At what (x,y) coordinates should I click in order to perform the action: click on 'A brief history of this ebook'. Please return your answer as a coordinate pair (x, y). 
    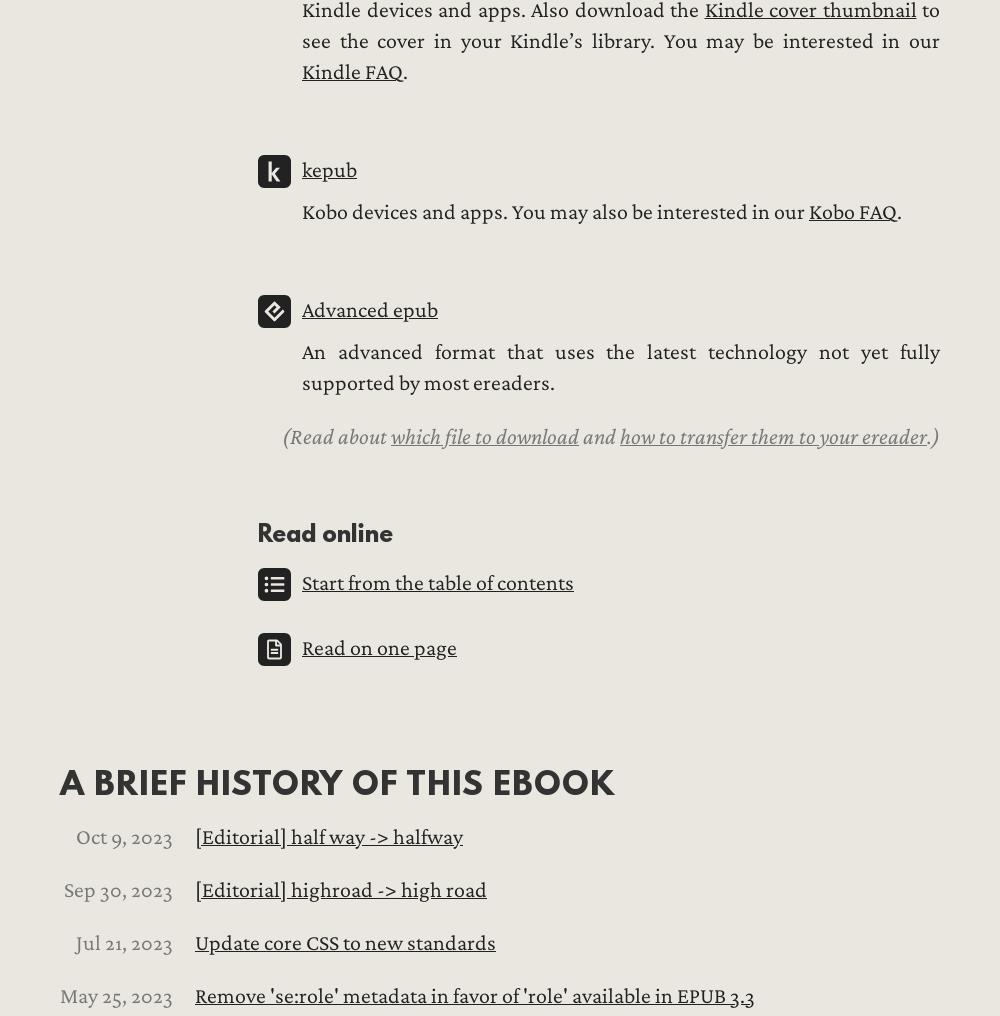
    Looking at the image, I should click on (336, 781).